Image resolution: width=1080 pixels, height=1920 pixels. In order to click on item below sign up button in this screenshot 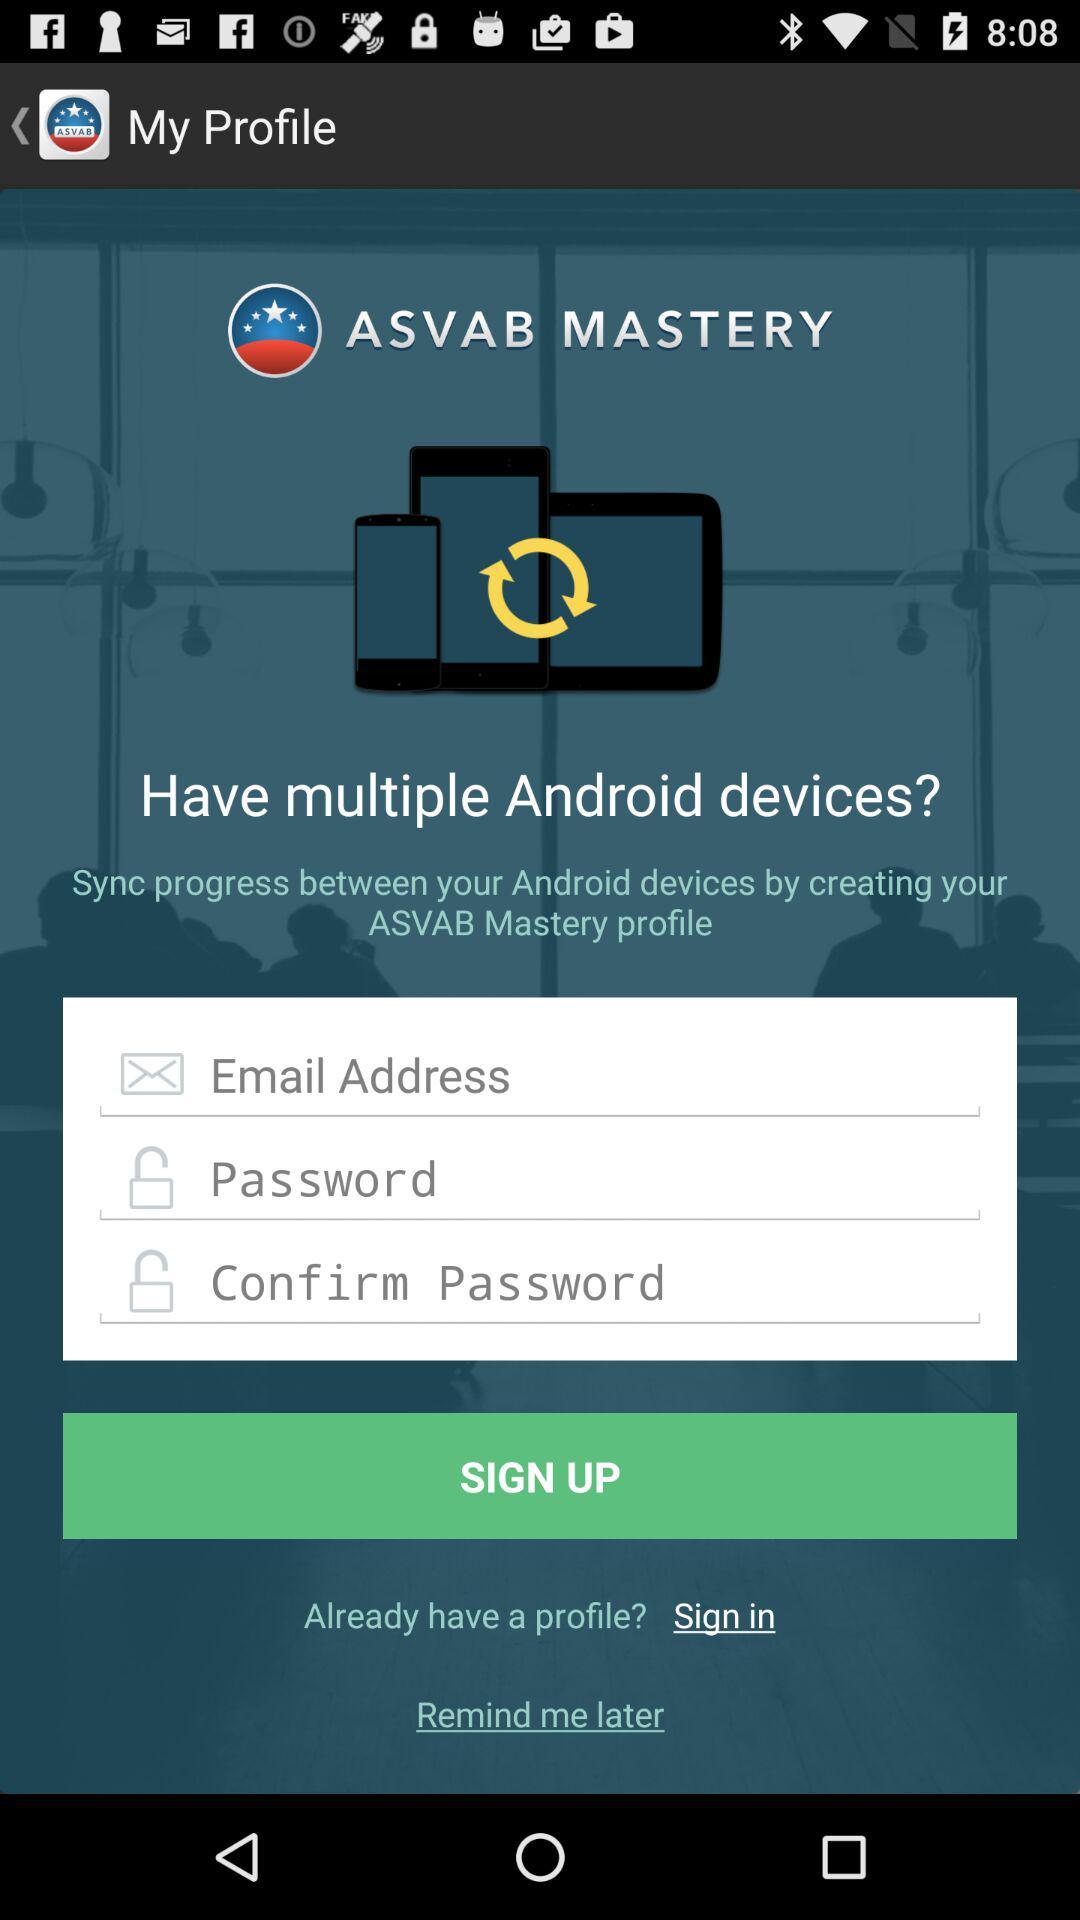, I will do `click(724, 1614)`.